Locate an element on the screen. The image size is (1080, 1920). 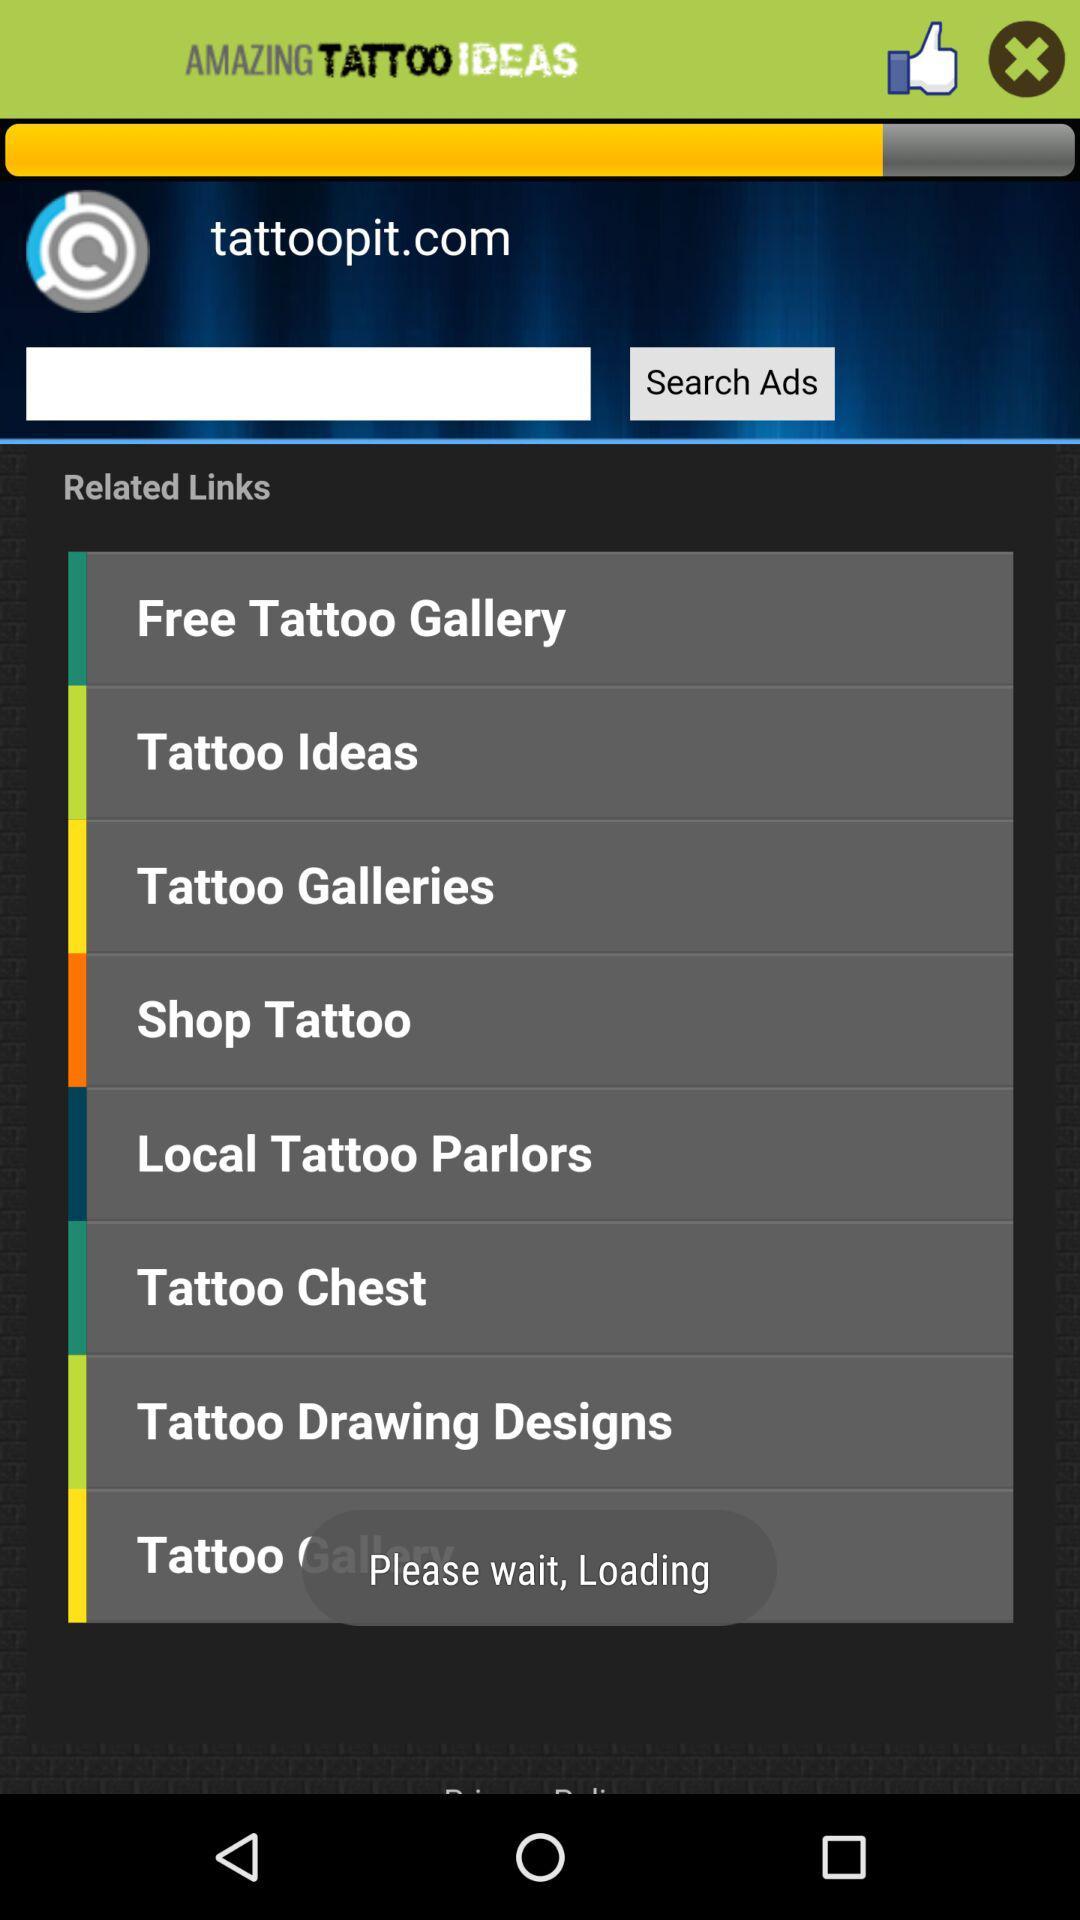
link is located at coordinates (540, 955).